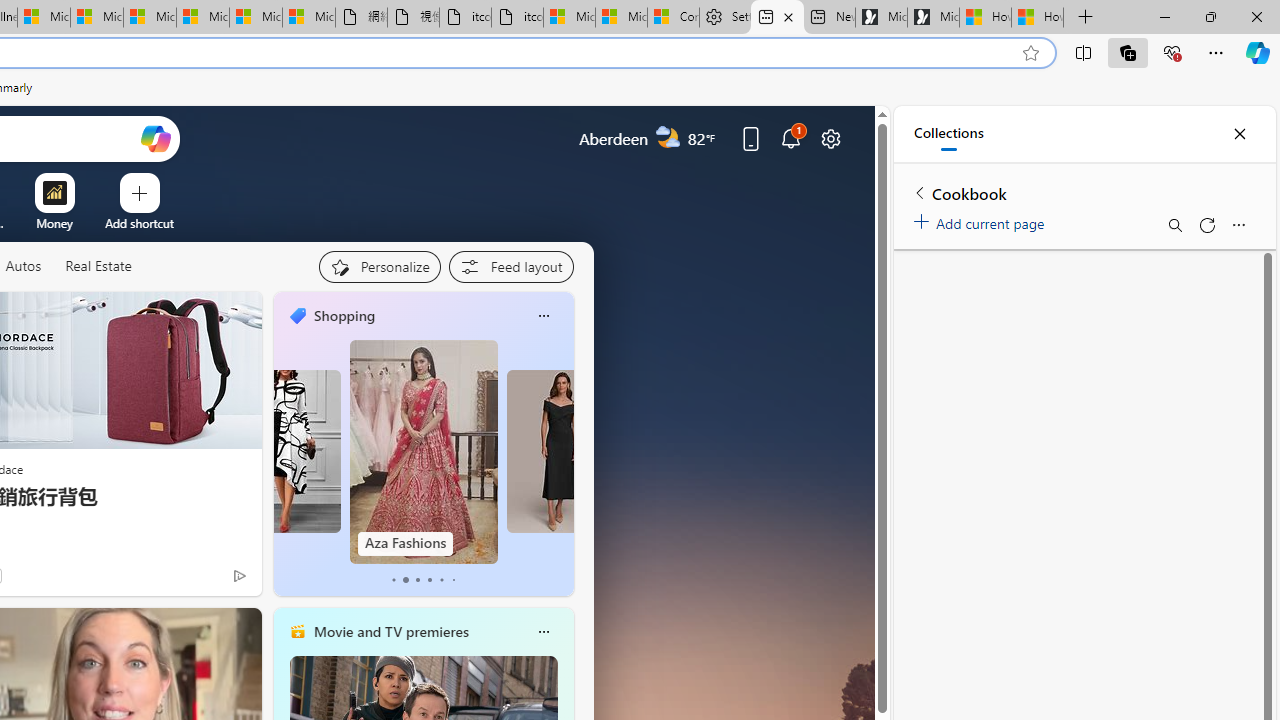  Describe the element at coordinates (1038, 17) in the screenshot. I see `'How to Use a TV as a Computer Monitor'` at that location.